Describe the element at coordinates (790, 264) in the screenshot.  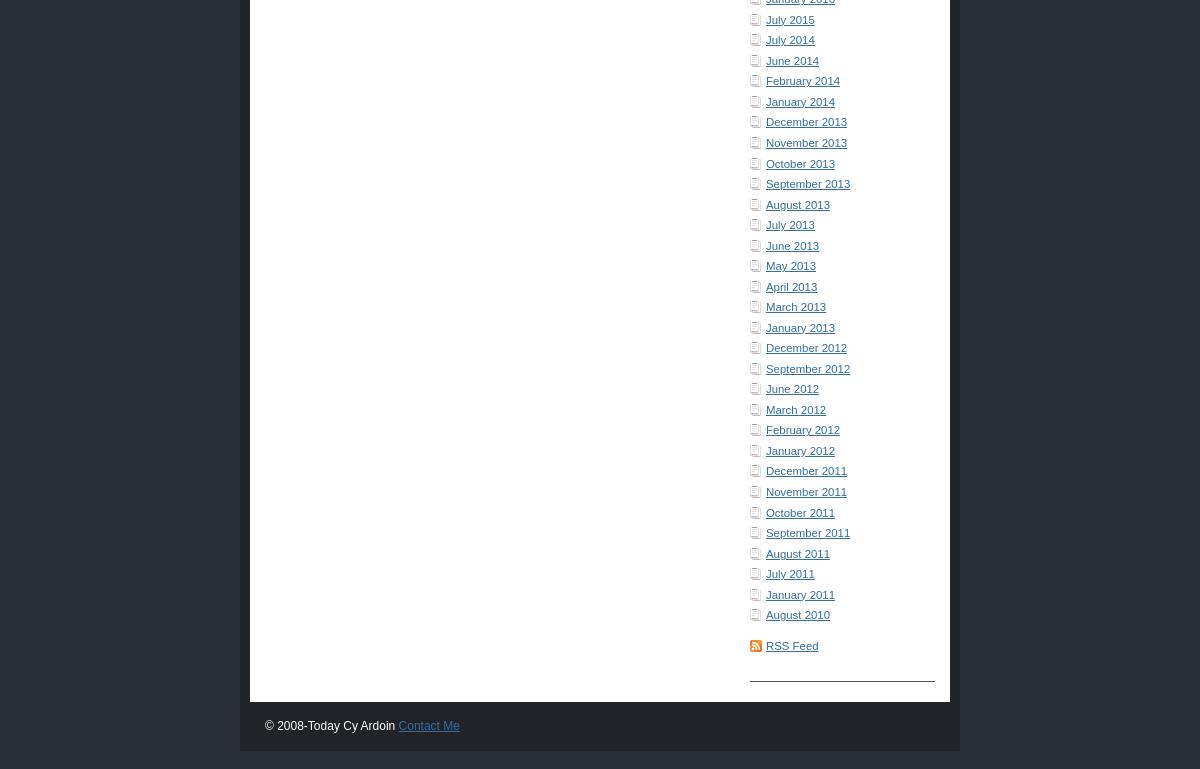
I see `'May 2013'` at that location.